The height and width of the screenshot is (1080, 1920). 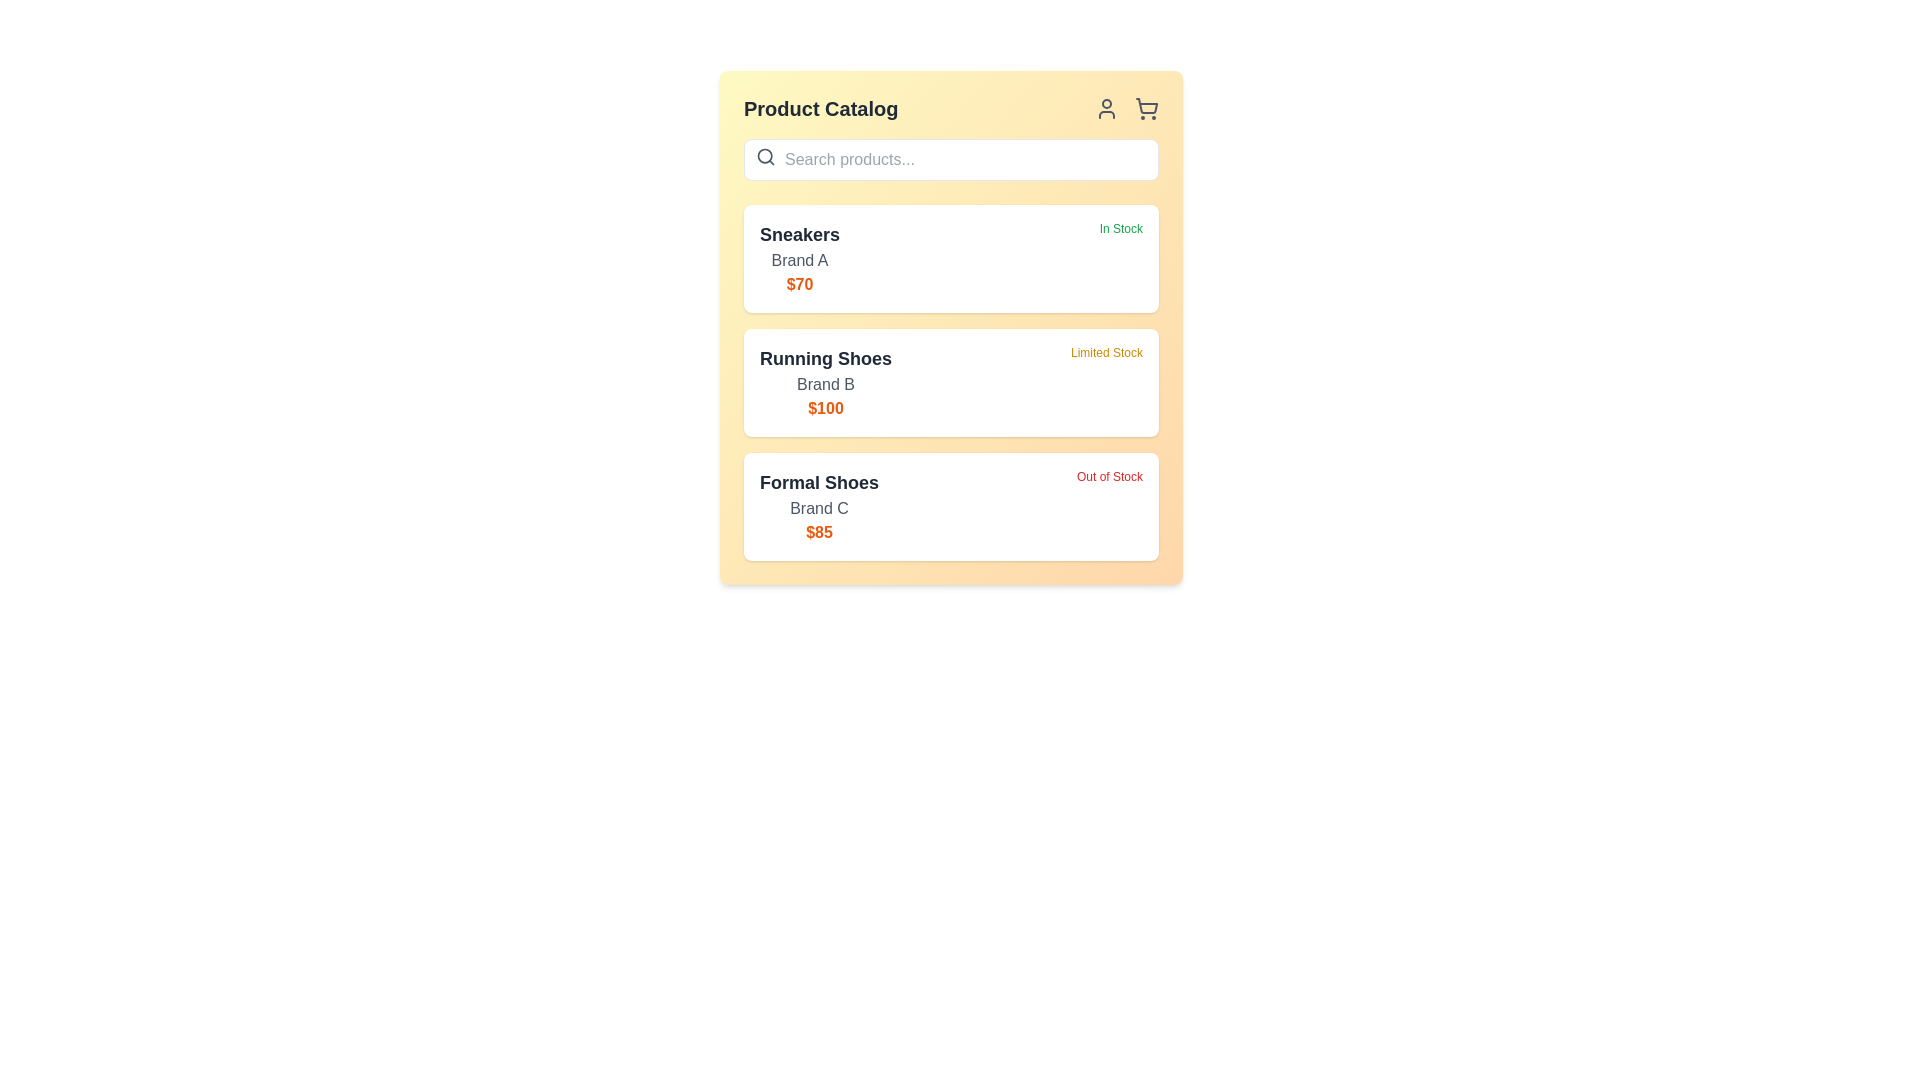 What do you see at coordinates (1147, 106) in the screenshot?
I see `the shopping cart icon located in the top-right corner of the interface` at bounding box center [1147, 106].